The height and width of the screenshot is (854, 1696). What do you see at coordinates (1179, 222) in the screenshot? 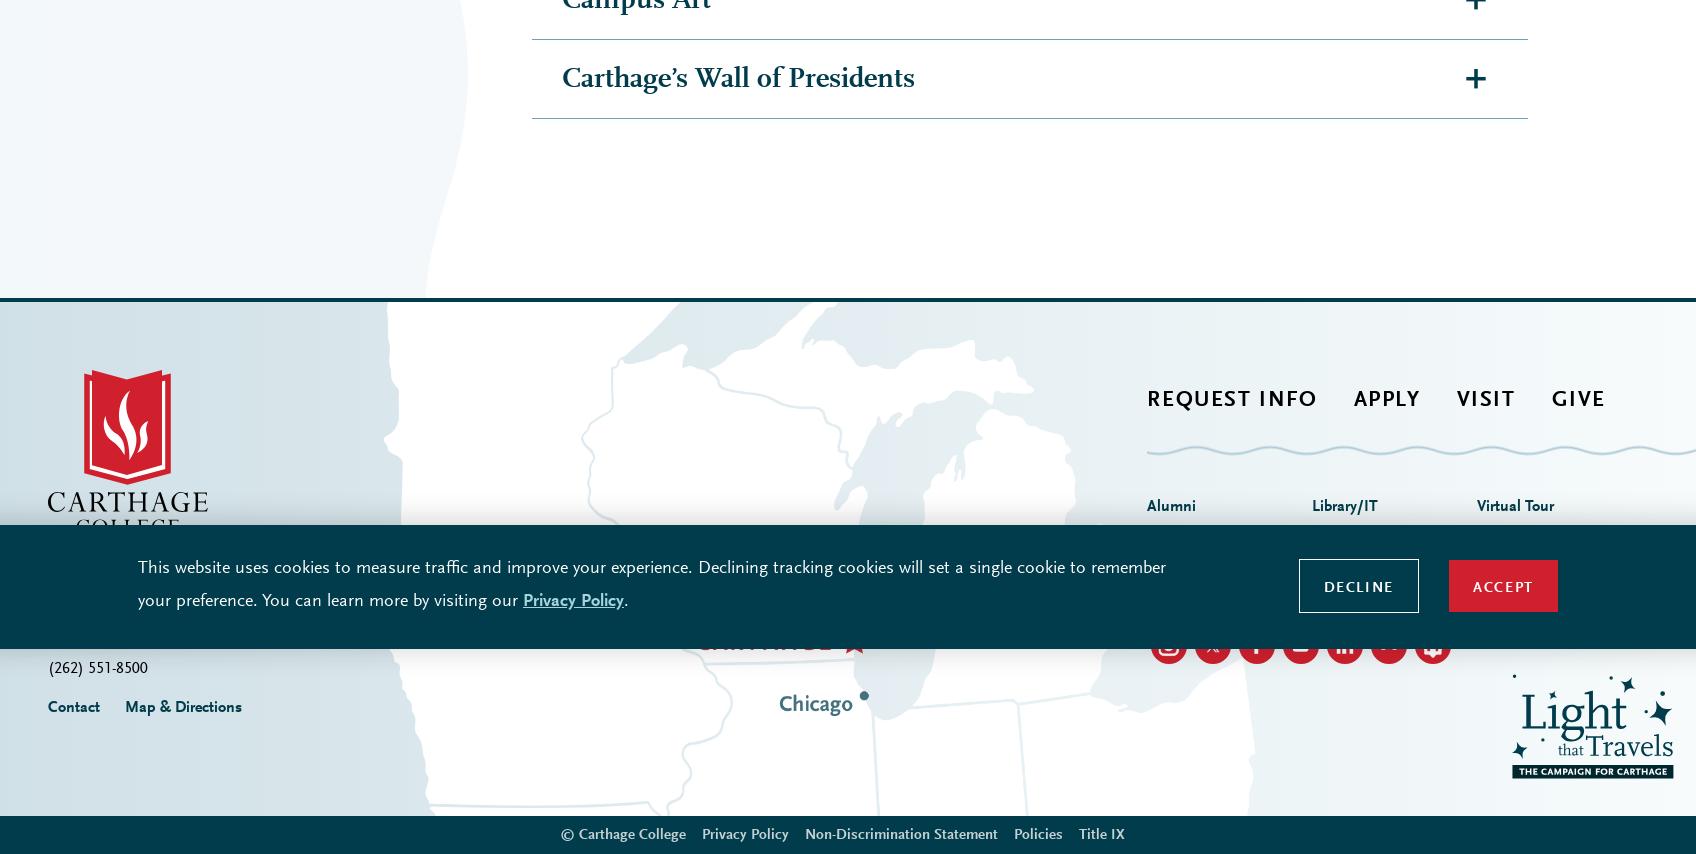
I see `'Bookstore'` at bounding box center [1179, 222].